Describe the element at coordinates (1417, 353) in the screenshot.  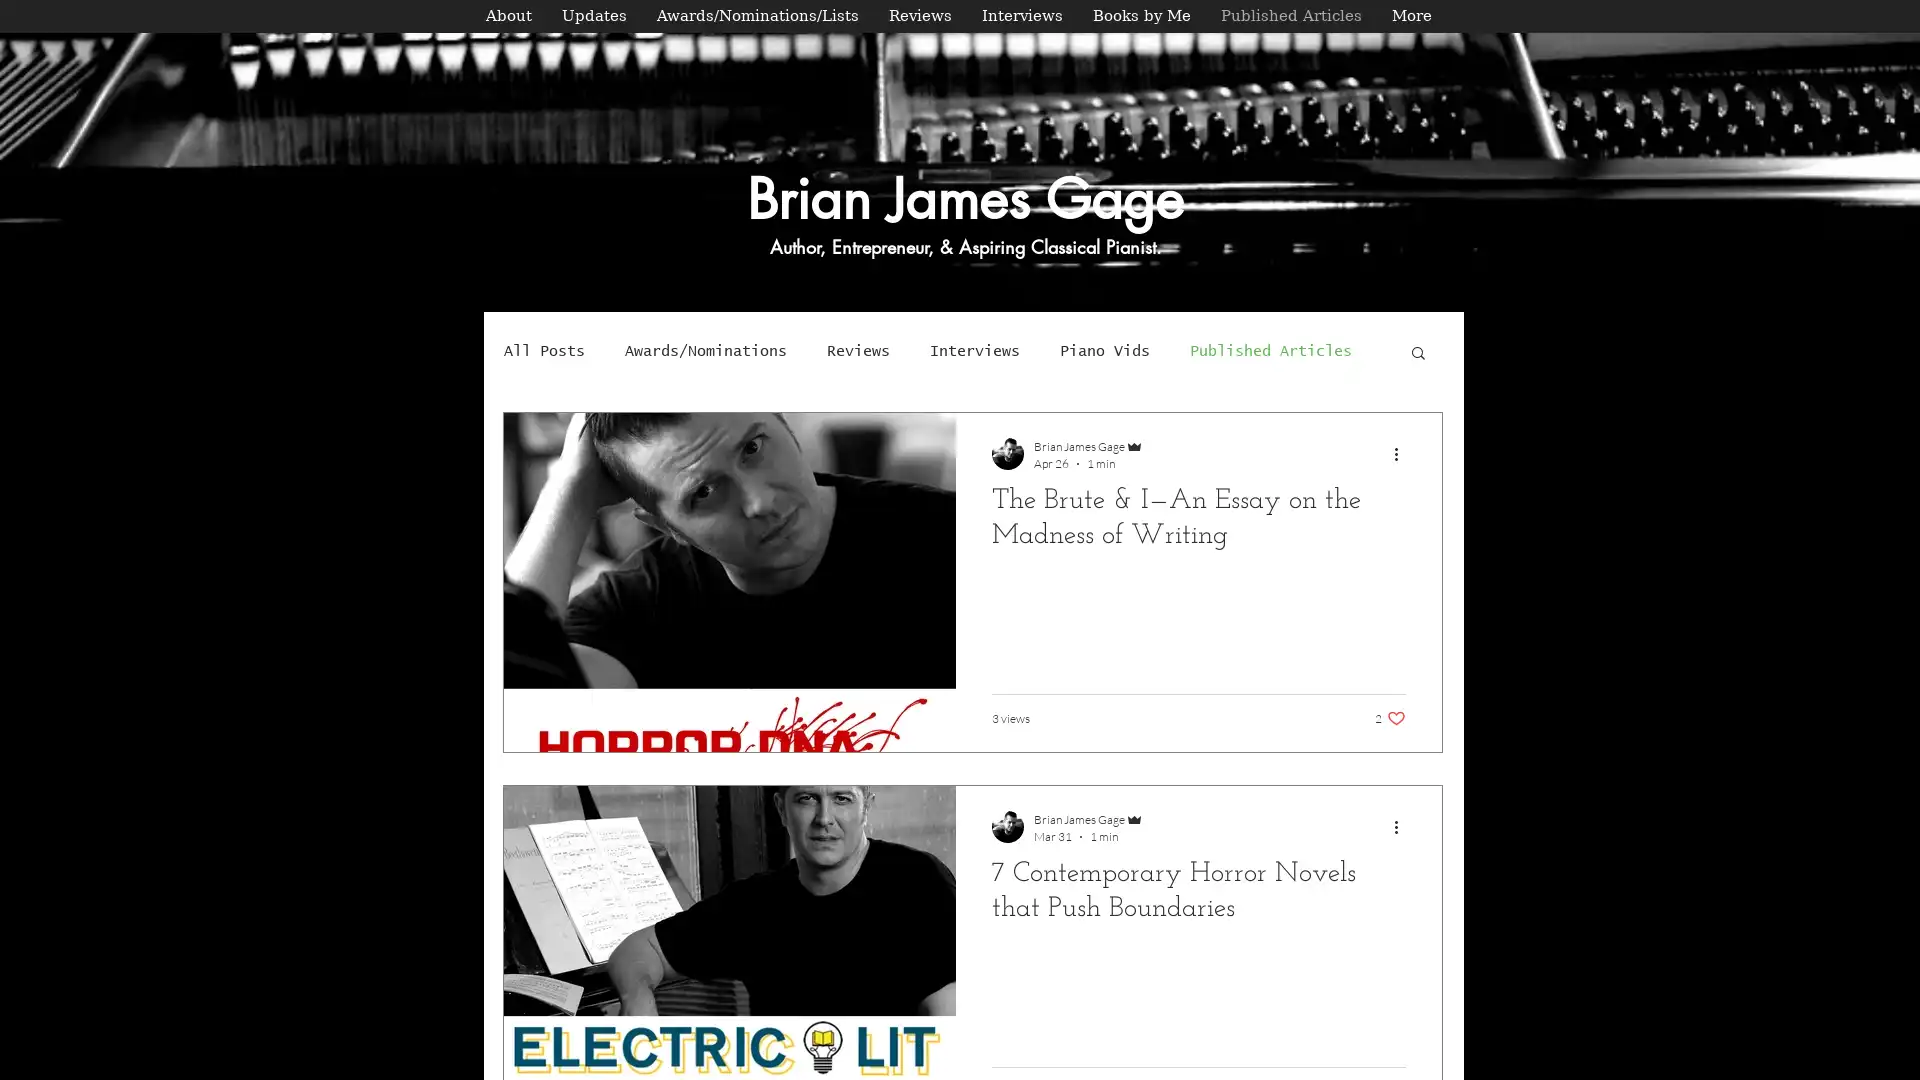
I see `Search` at that location.